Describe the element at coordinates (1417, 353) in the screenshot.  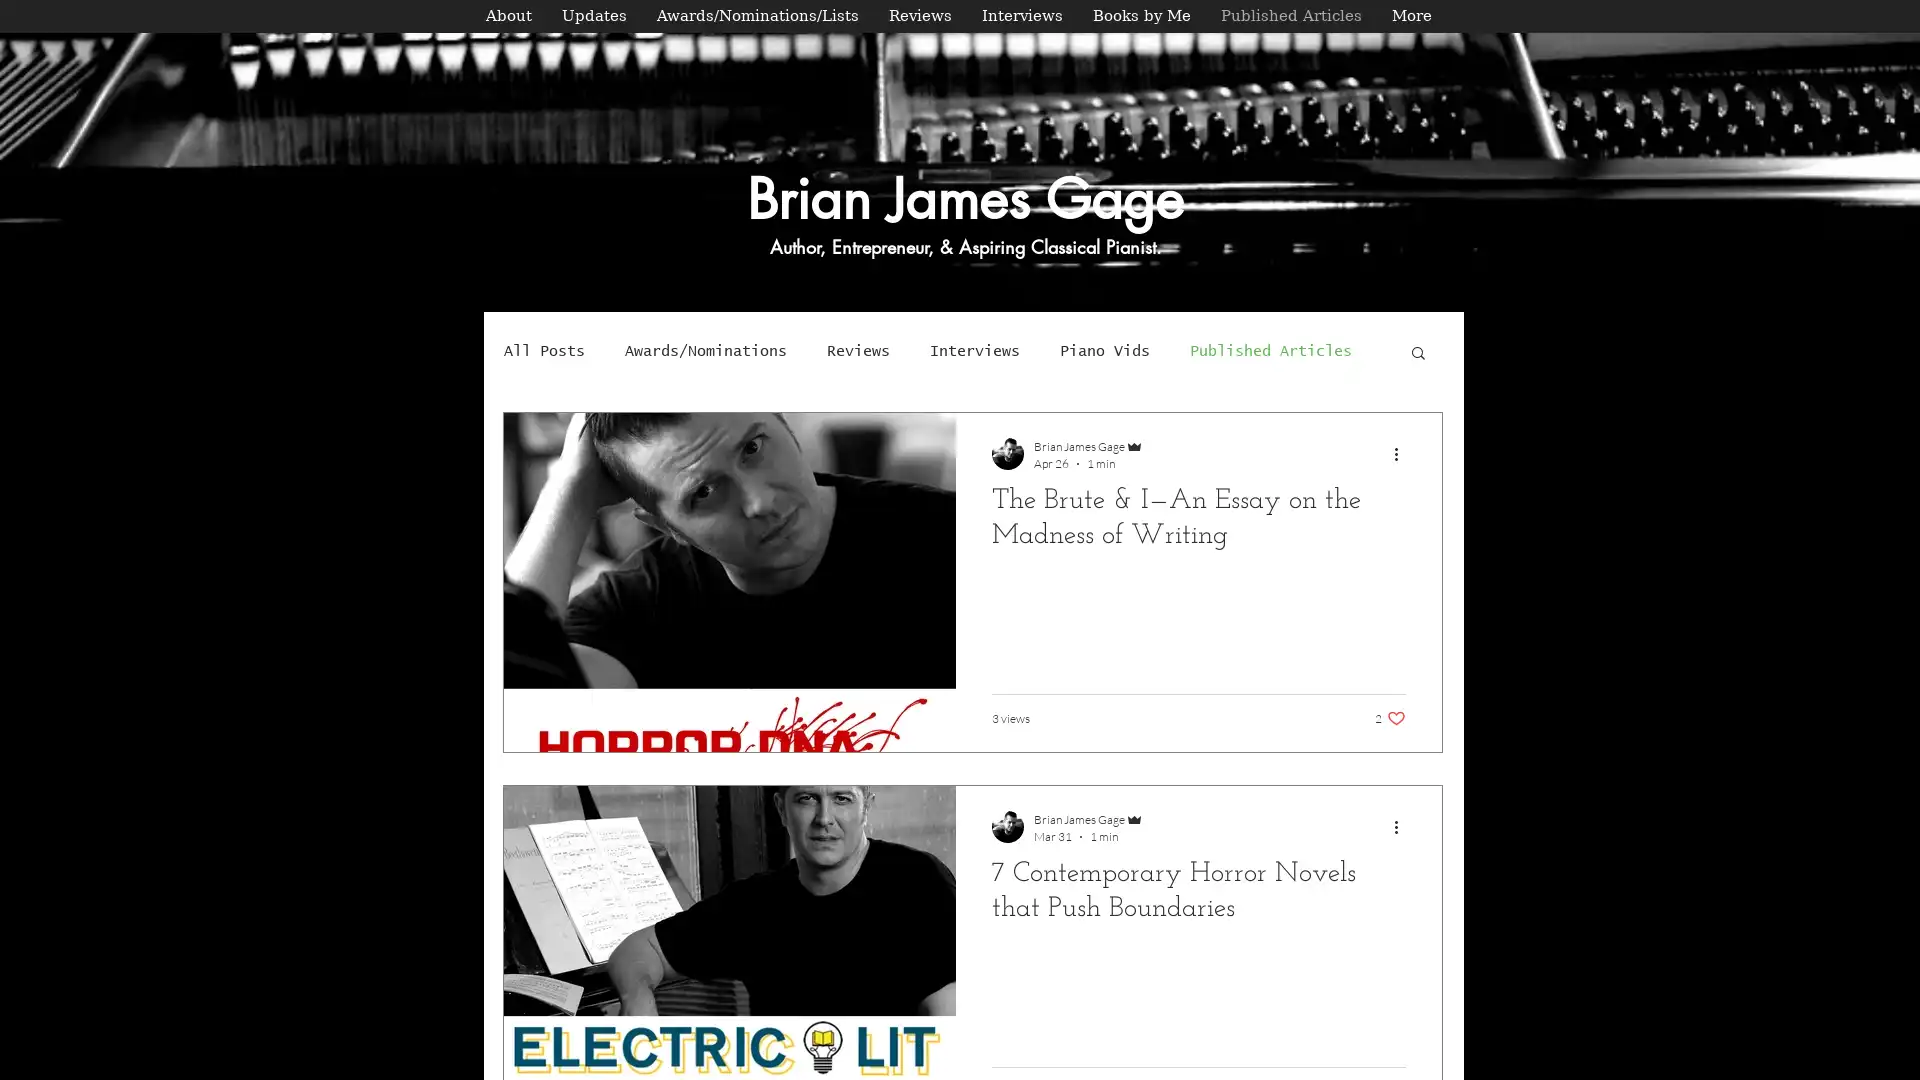
I see `Search` at that location.